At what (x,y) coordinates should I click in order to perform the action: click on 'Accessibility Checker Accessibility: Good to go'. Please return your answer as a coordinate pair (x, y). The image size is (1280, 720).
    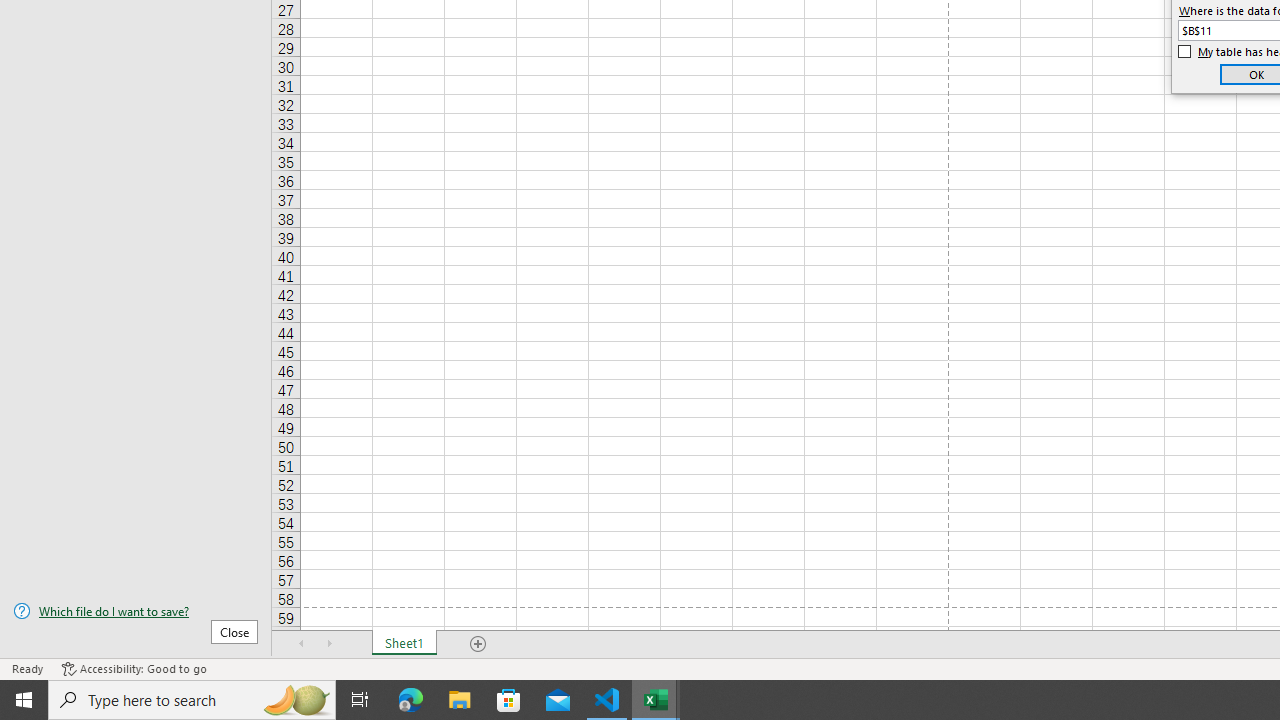
    Looking at the image, I should click on (133, 669).